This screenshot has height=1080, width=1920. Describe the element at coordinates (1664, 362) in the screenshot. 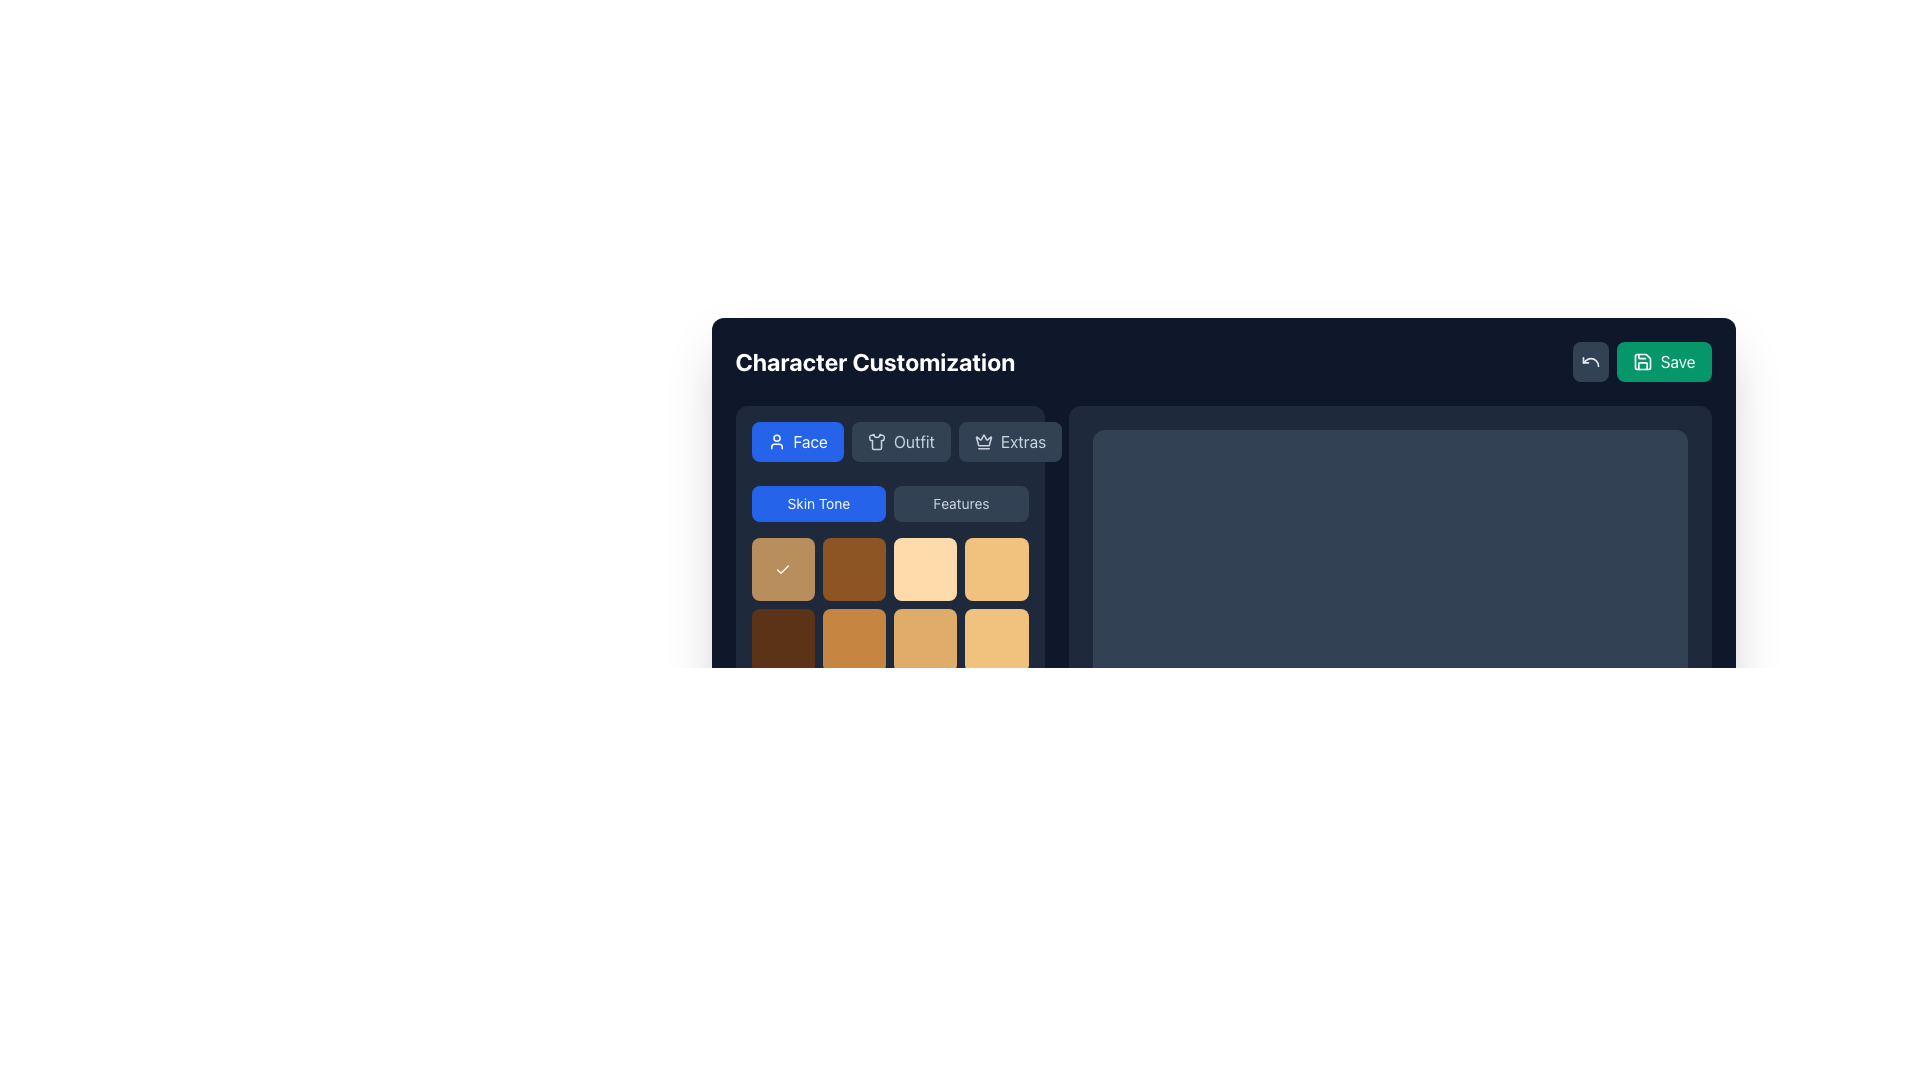

I see `the green 'Save' button with a white save icon on its left` at that location.